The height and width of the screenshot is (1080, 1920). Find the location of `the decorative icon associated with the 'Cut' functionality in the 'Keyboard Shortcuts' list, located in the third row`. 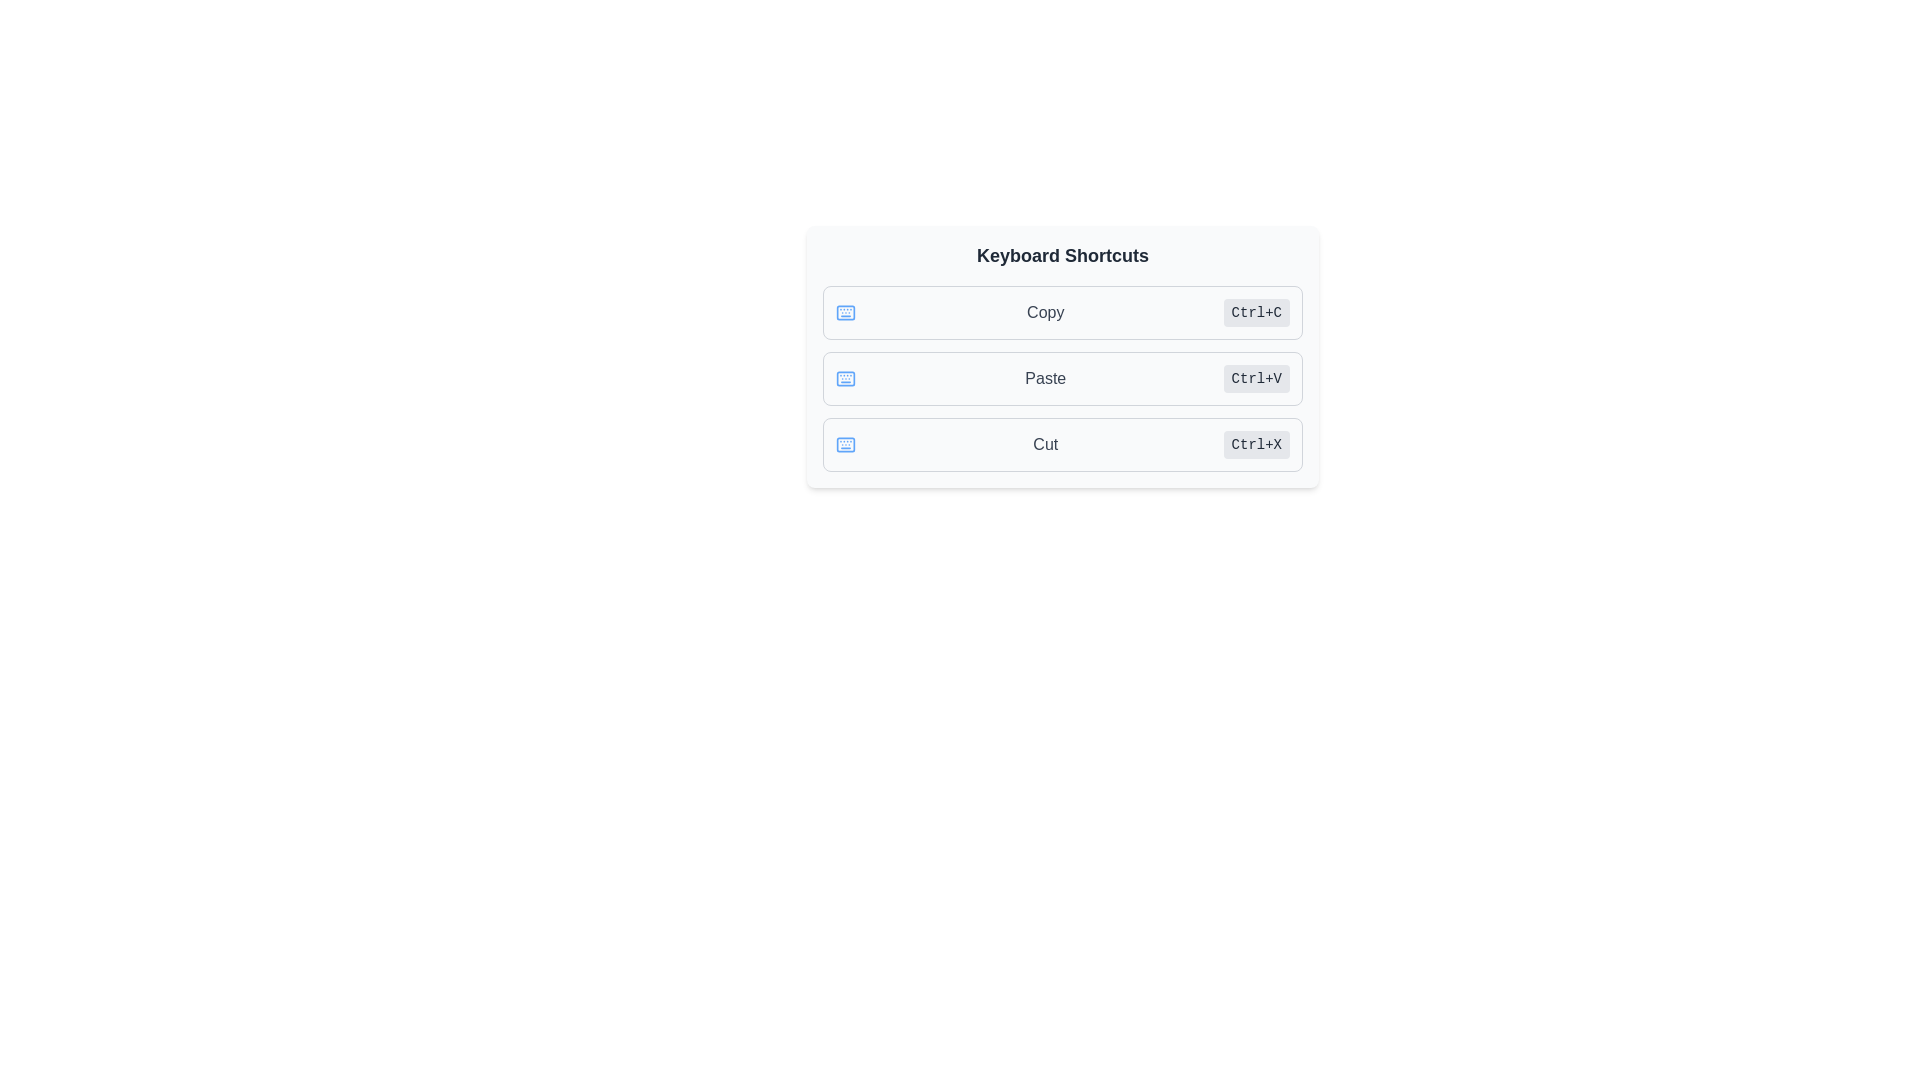

the decorative icon associated with the 'Cut' functionality in the 'Keyboard Shortcuts' list, located in the third row is located at coordinates (845, 443).